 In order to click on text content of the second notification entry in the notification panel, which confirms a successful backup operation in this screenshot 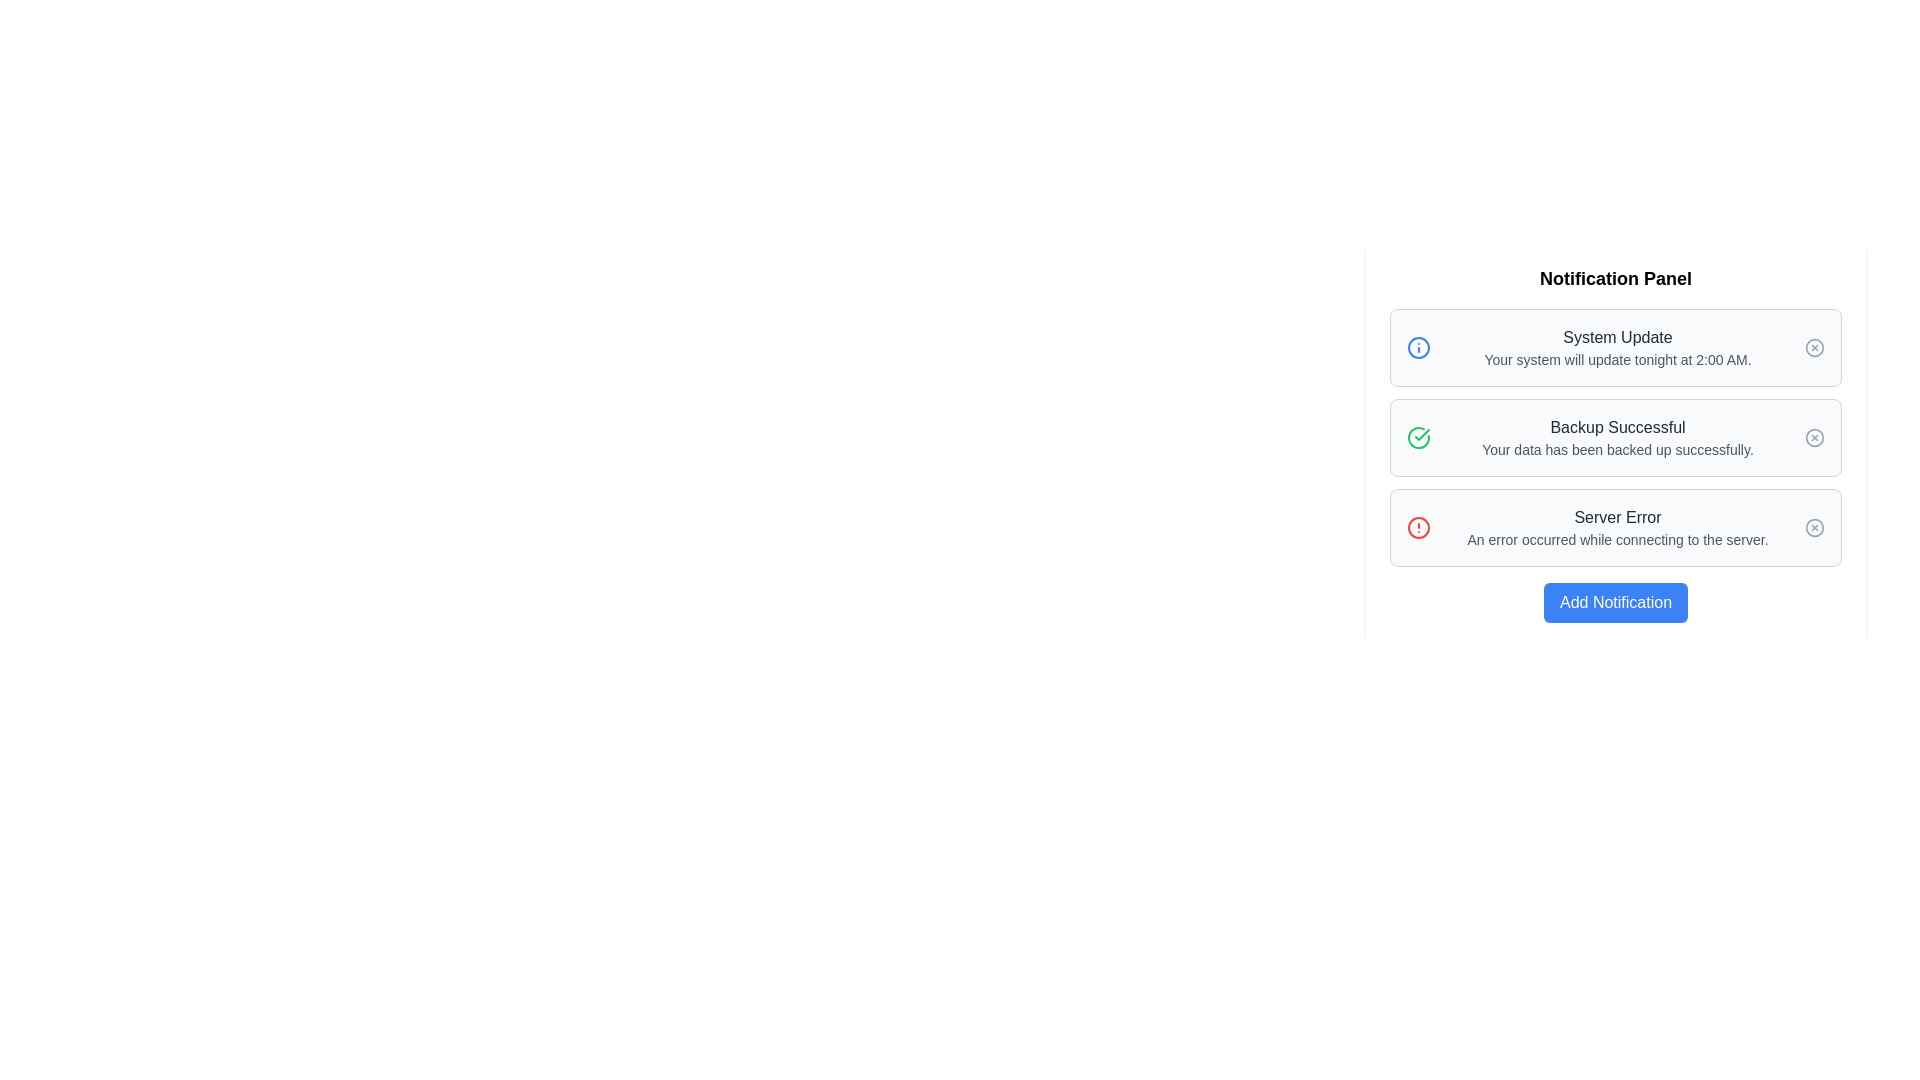, I will do `click(1617, 437)`.